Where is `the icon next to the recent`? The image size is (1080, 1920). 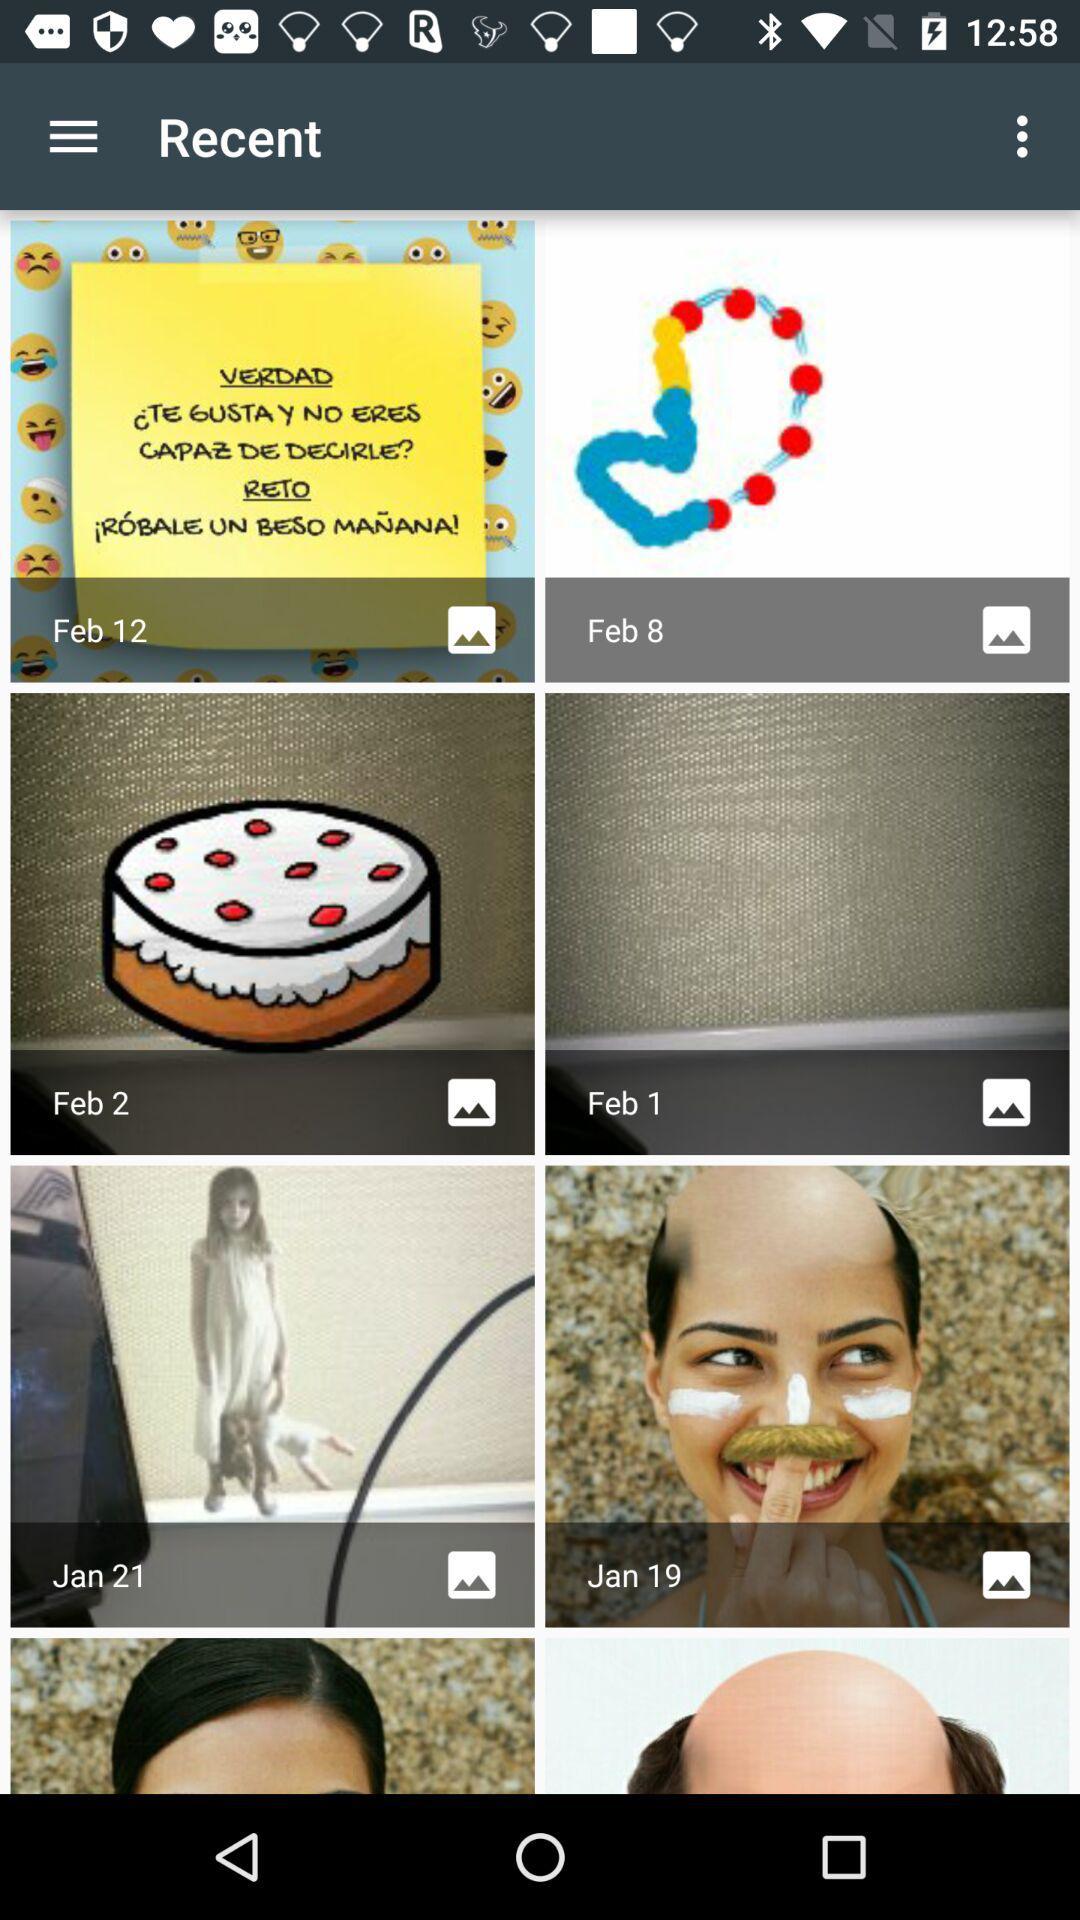
the icon next to the recent is located at coordinates (72, 135).